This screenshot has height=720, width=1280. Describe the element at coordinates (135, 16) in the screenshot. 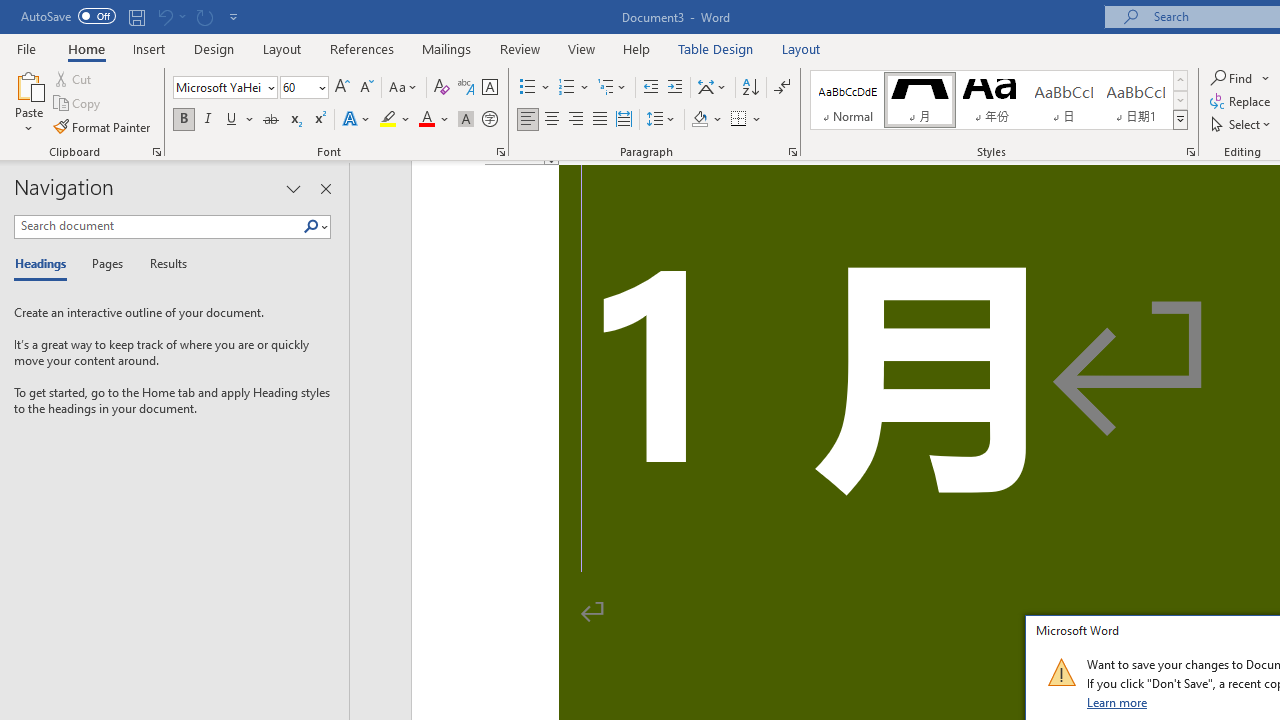

I see `'Save'` at that location.